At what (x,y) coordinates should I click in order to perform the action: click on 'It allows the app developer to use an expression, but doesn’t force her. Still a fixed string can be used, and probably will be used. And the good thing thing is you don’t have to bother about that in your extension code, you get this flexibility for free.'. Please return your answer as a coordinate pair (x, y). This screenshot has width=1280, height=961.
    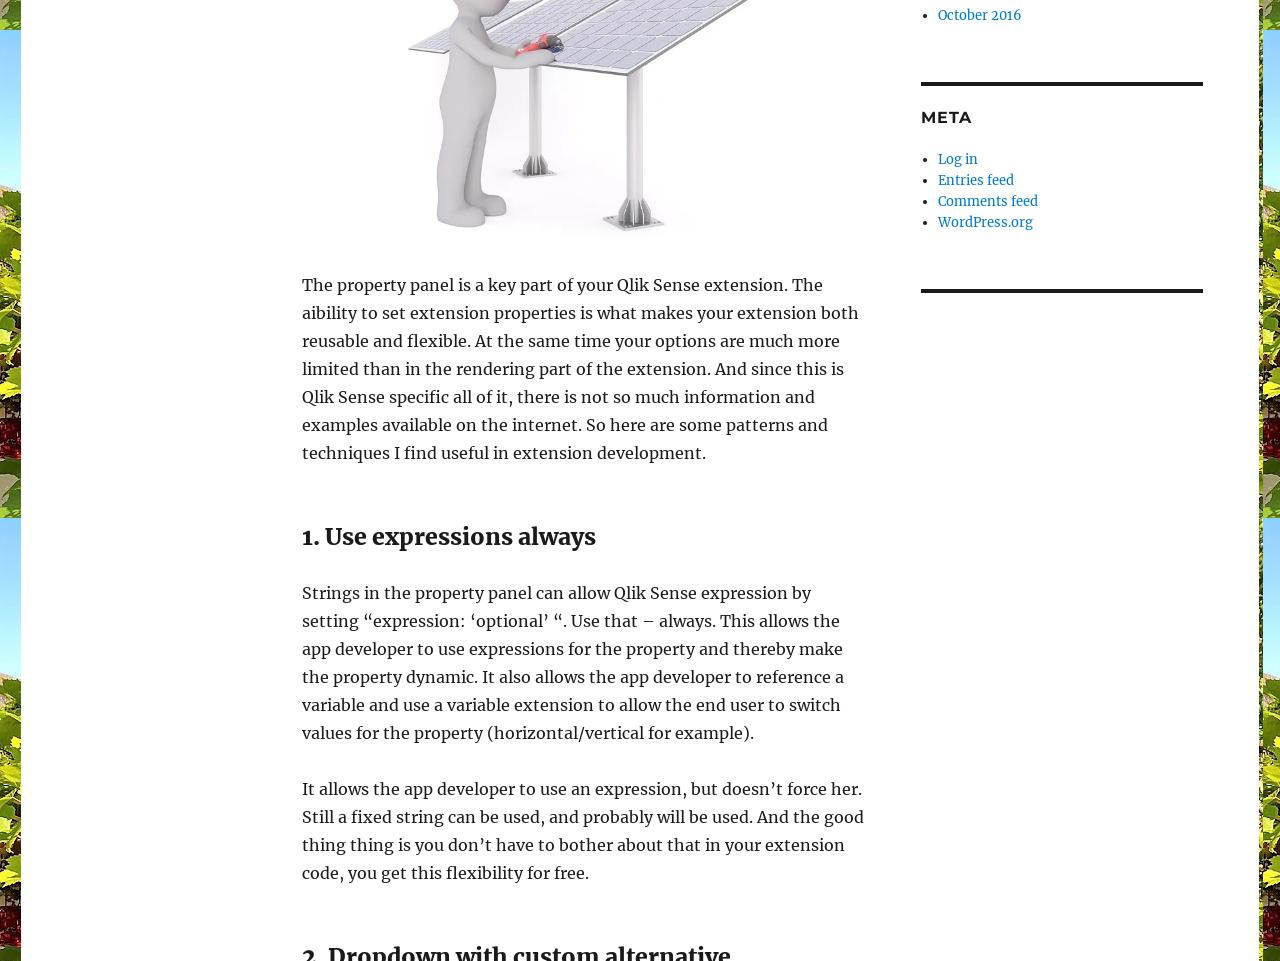
    Looking at the image, I should click on (582, 830).